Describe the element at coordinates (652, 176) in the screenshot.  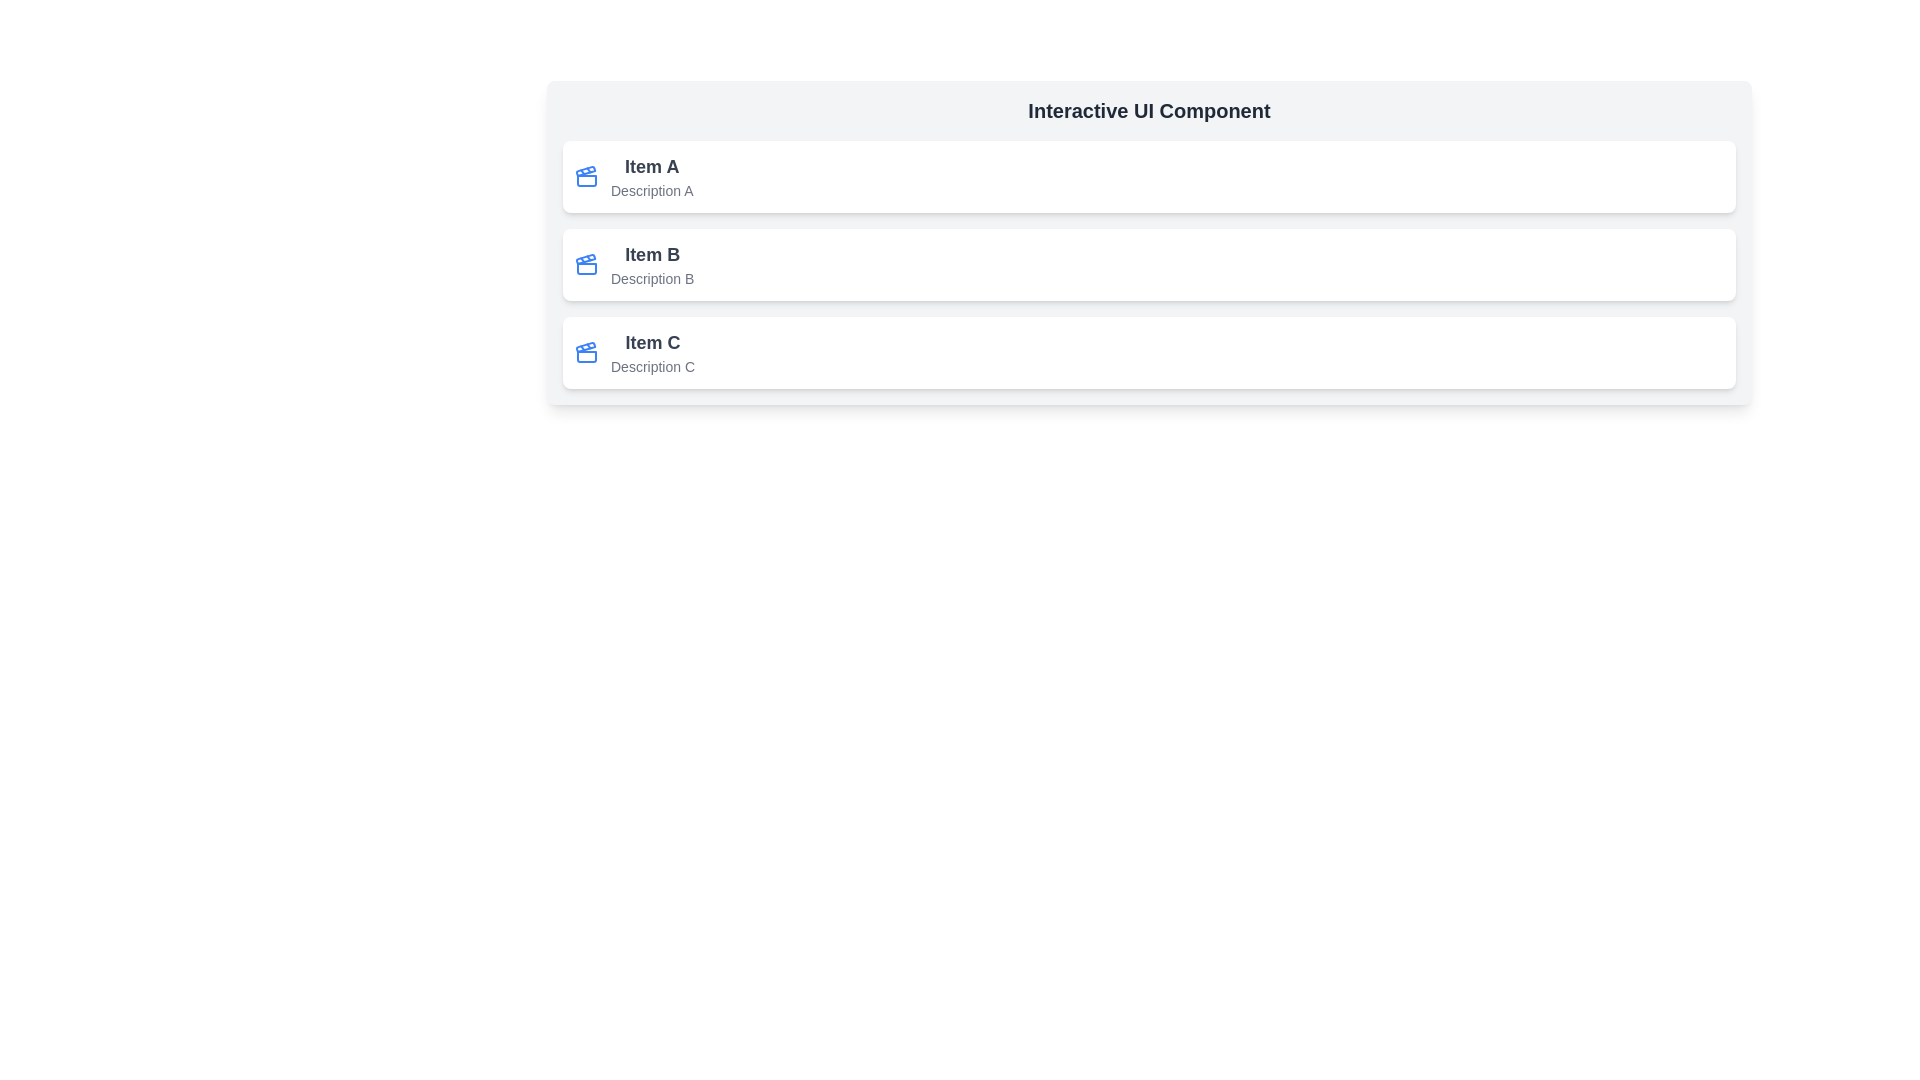
I see `the Text block that provides information about a specific item, positioned as the first item in a vertical list, located near the top-left of the list and part of a card layout` at that location.